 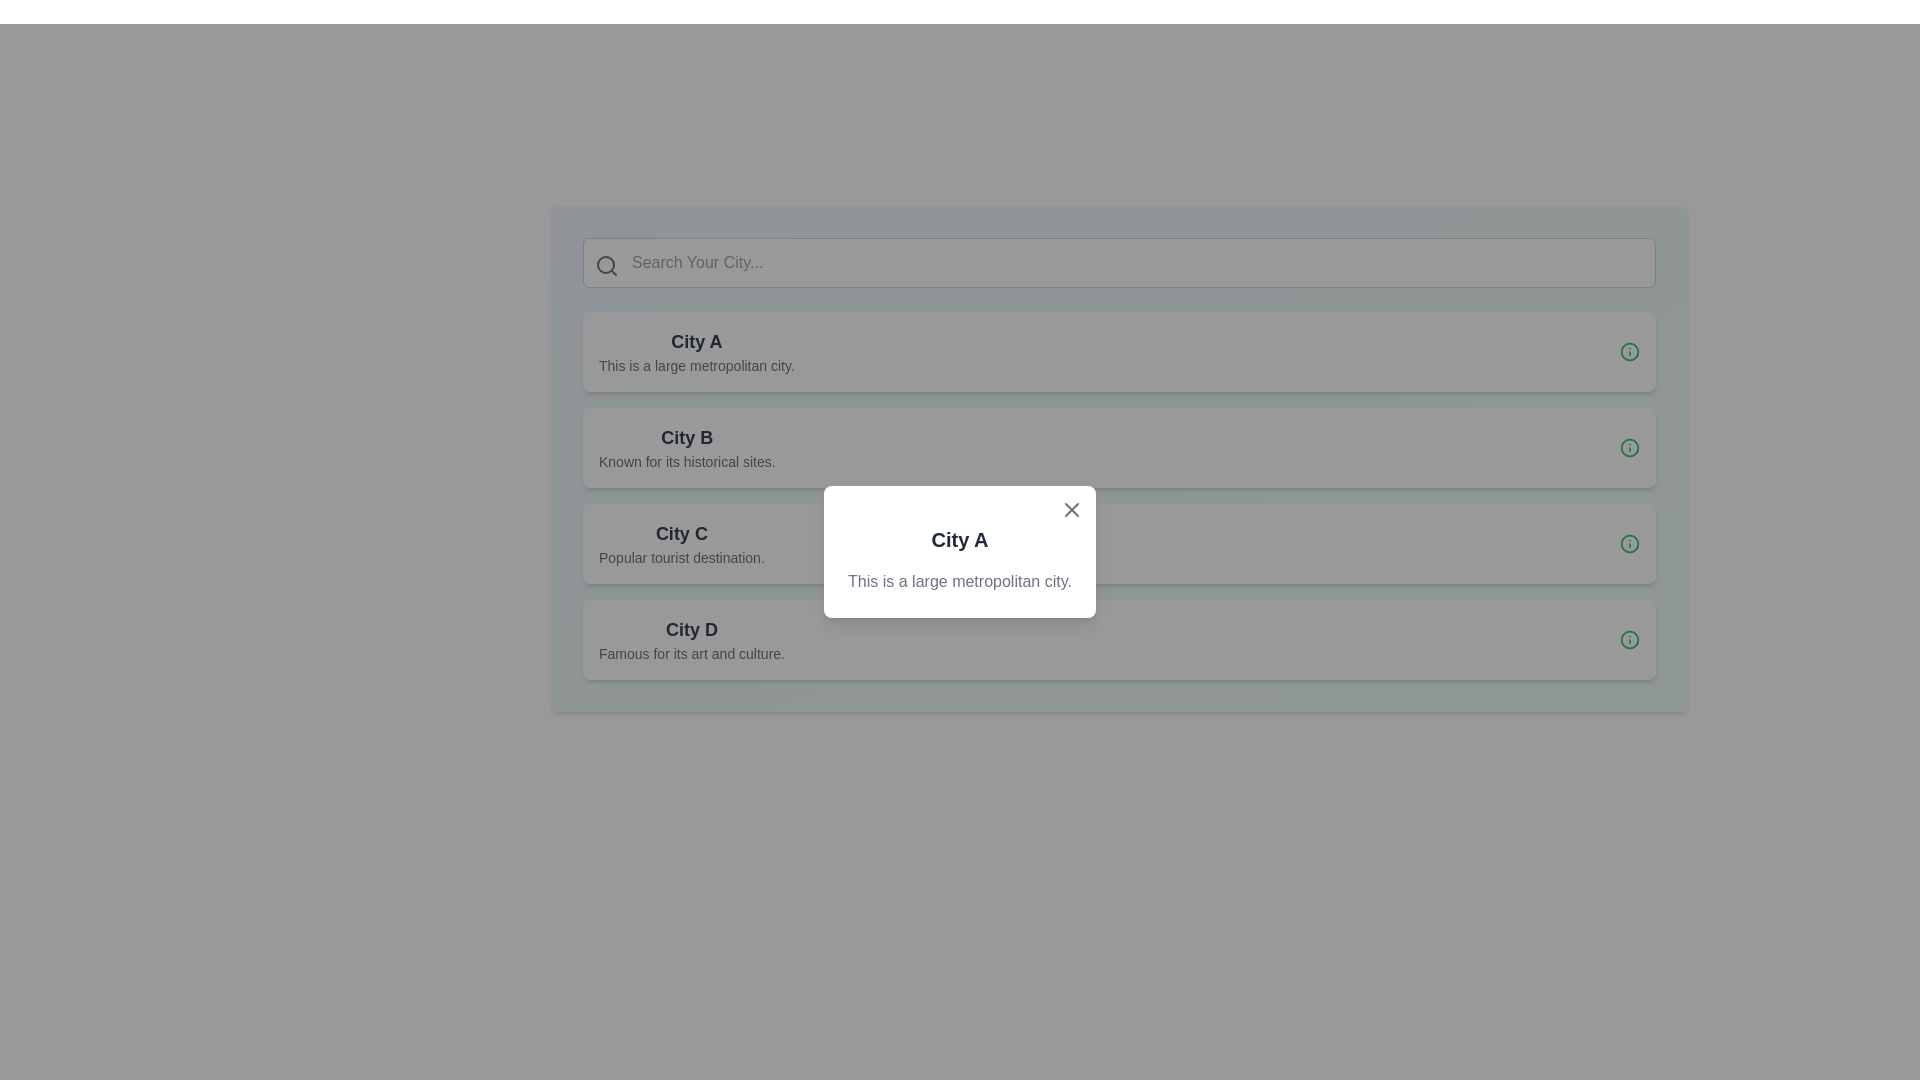 I want to click on the Informational Display Text Block that provides details about City B, specifically its name and features, so click(x=687, y=446).